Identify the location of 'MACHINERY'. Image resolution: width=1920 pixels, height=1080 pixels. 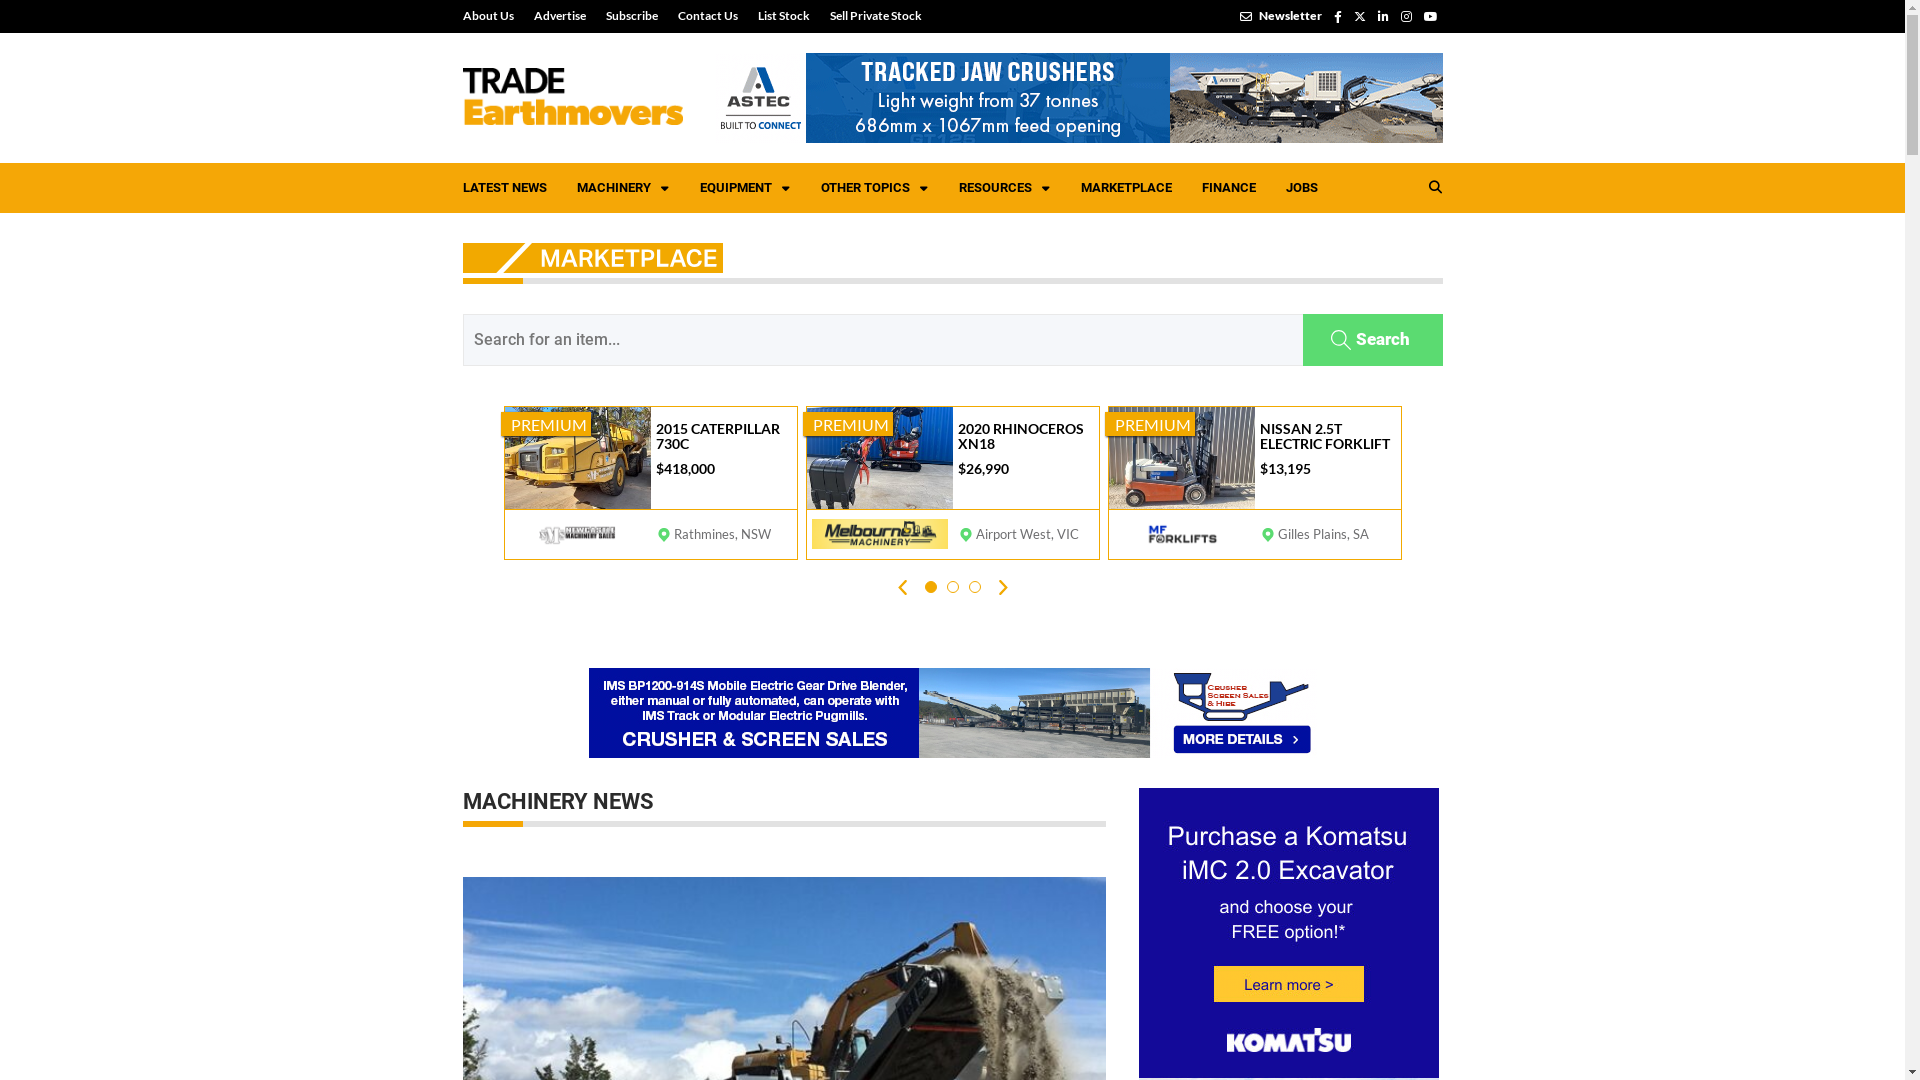
(560, 188).